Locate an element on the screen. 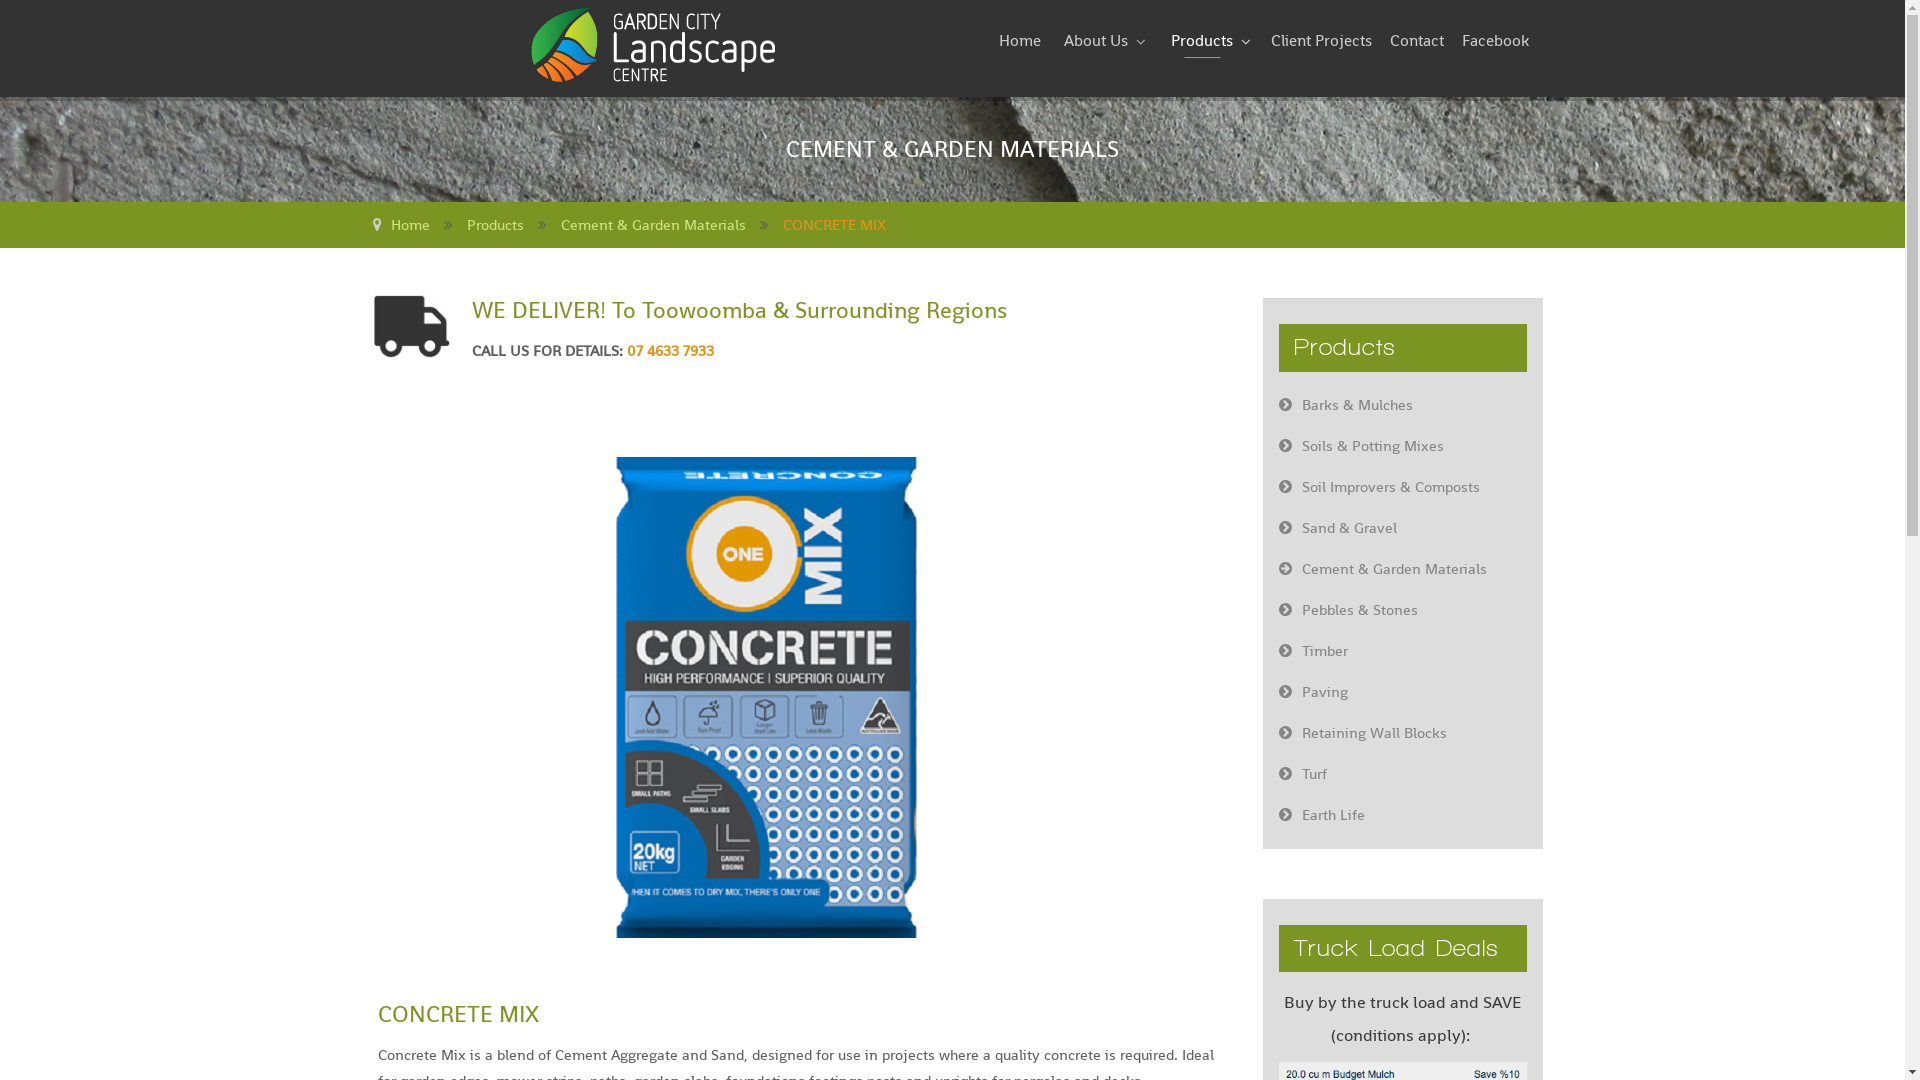  'Client Projects' is located at coordinates (1320, 41).